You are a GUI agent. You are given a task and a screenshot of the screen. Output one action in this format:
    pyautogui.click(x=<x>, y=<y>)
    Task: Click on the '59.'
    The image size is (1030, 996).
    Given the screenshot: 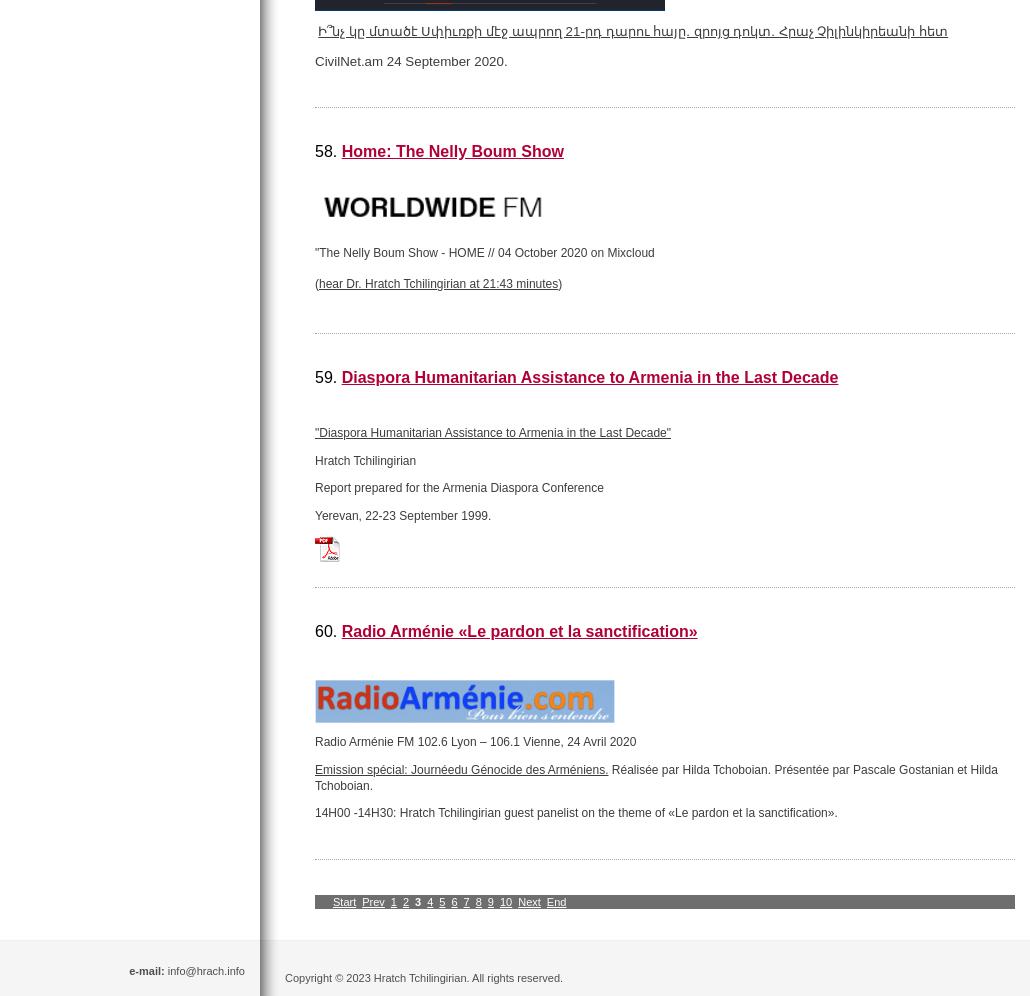 What is the action you would take?
    pyautogui.click(x=313, y=376)
    